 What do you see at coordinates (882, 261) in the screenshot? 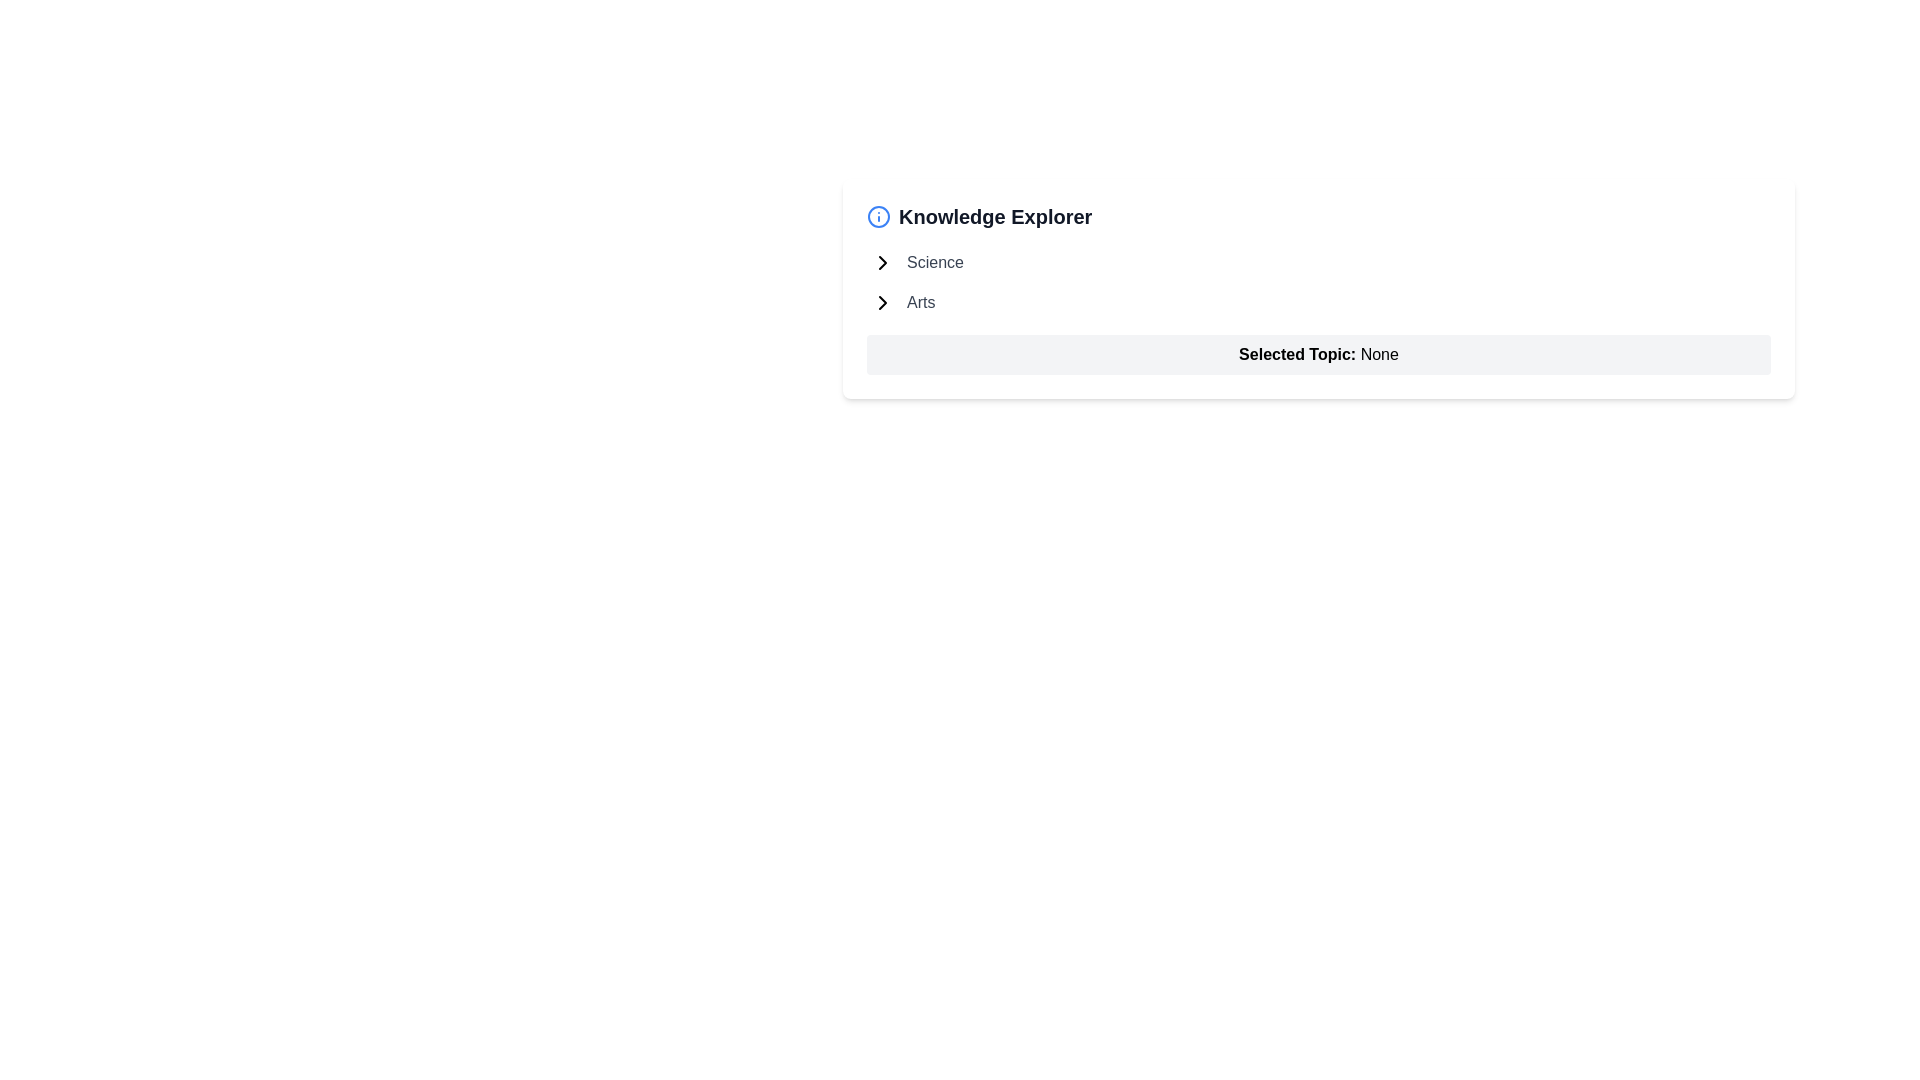
I see `the small chevron icon pointing to the right, located to the left of the 'Science' text label` at bounding box center [882, 261].